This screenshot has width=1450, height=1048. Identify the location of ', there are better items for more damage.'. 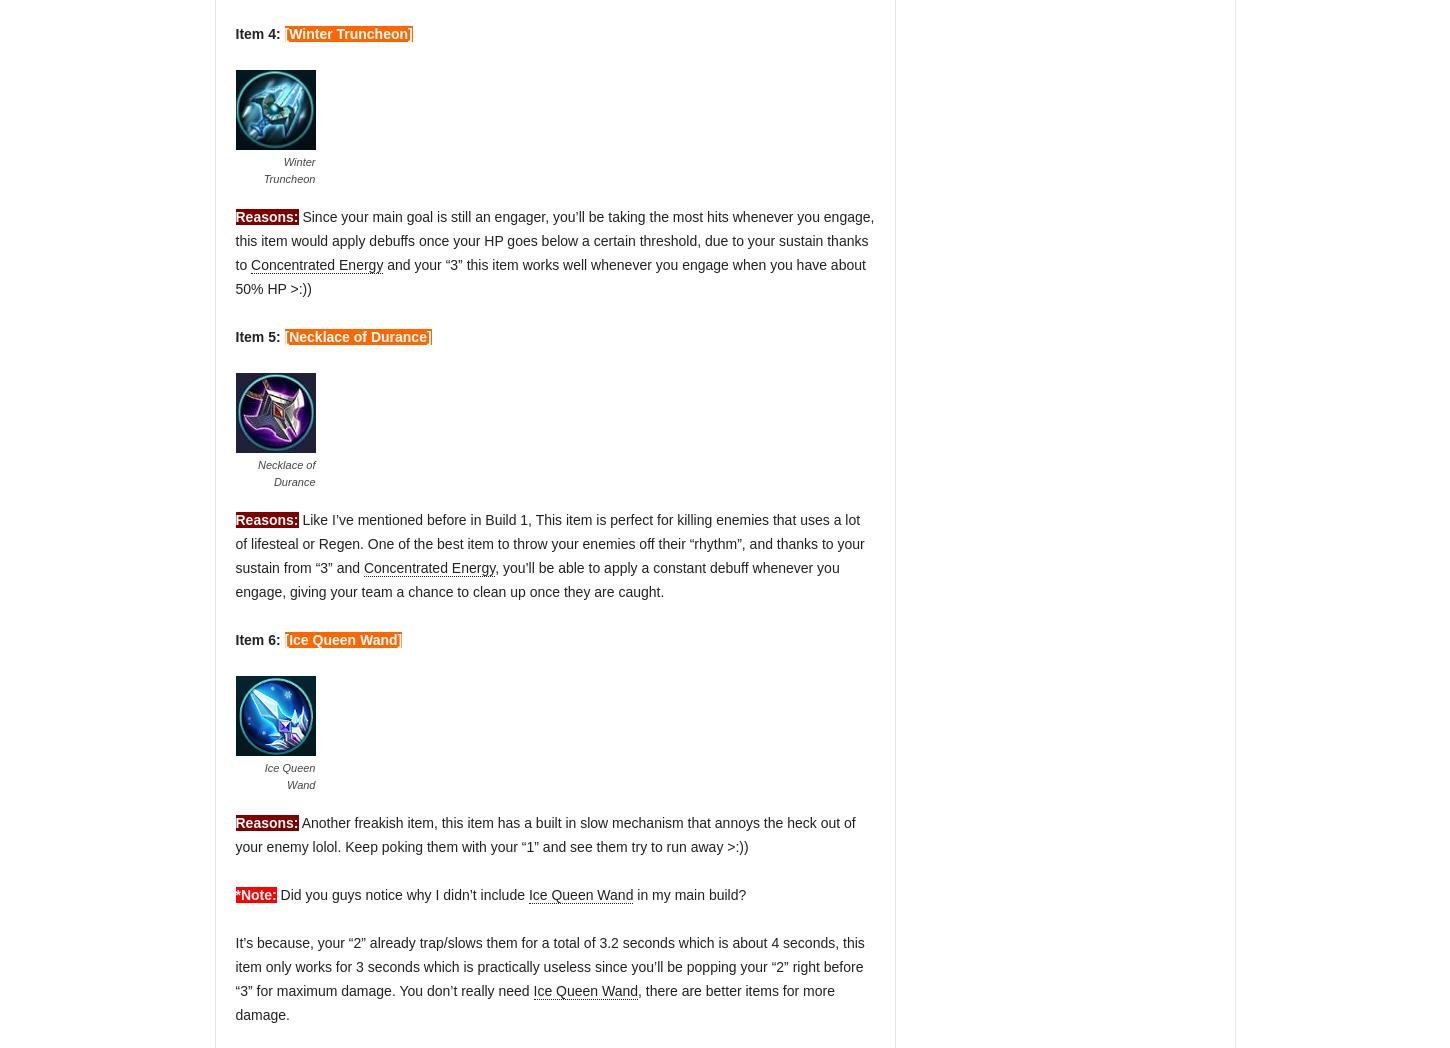
(534, 1002).